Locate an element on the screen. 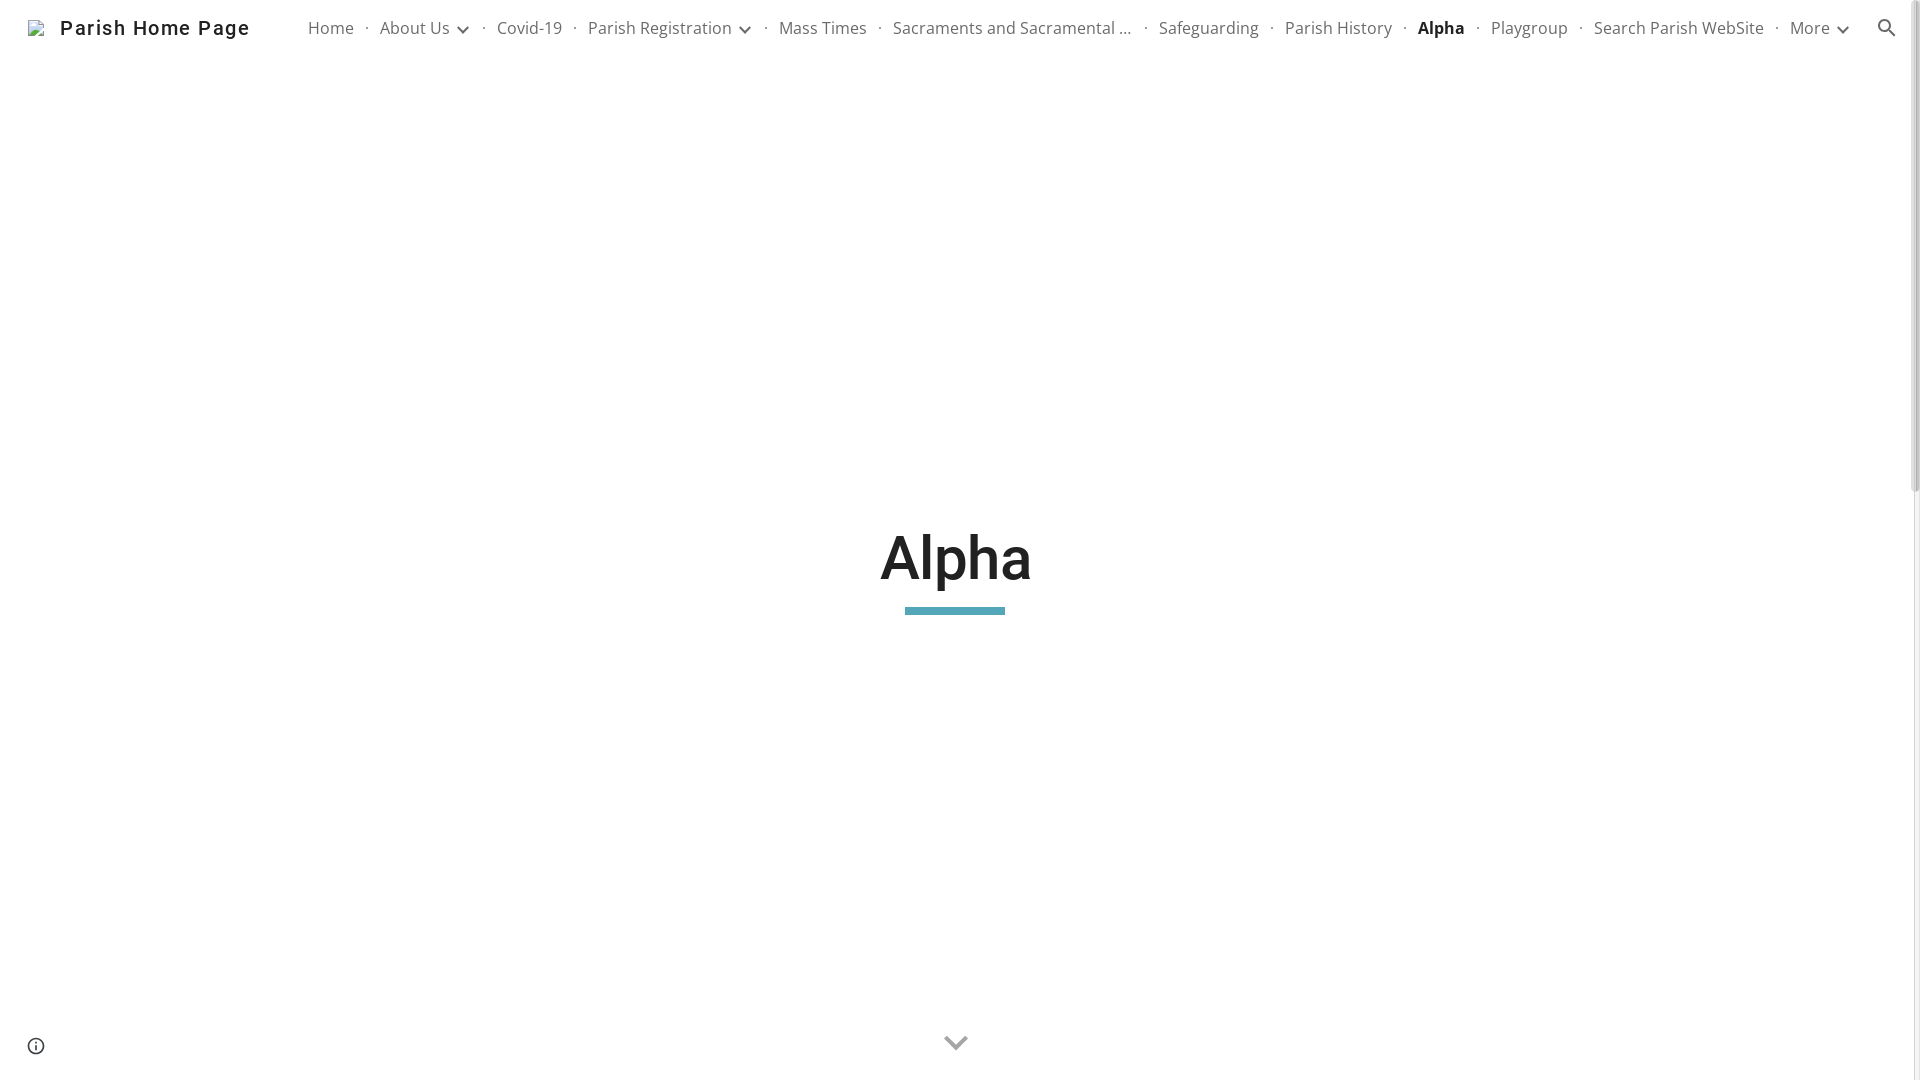 The width and height of the screenshot is (1920, 1080). 'Alpha' is located at coordinates (1441, 27).